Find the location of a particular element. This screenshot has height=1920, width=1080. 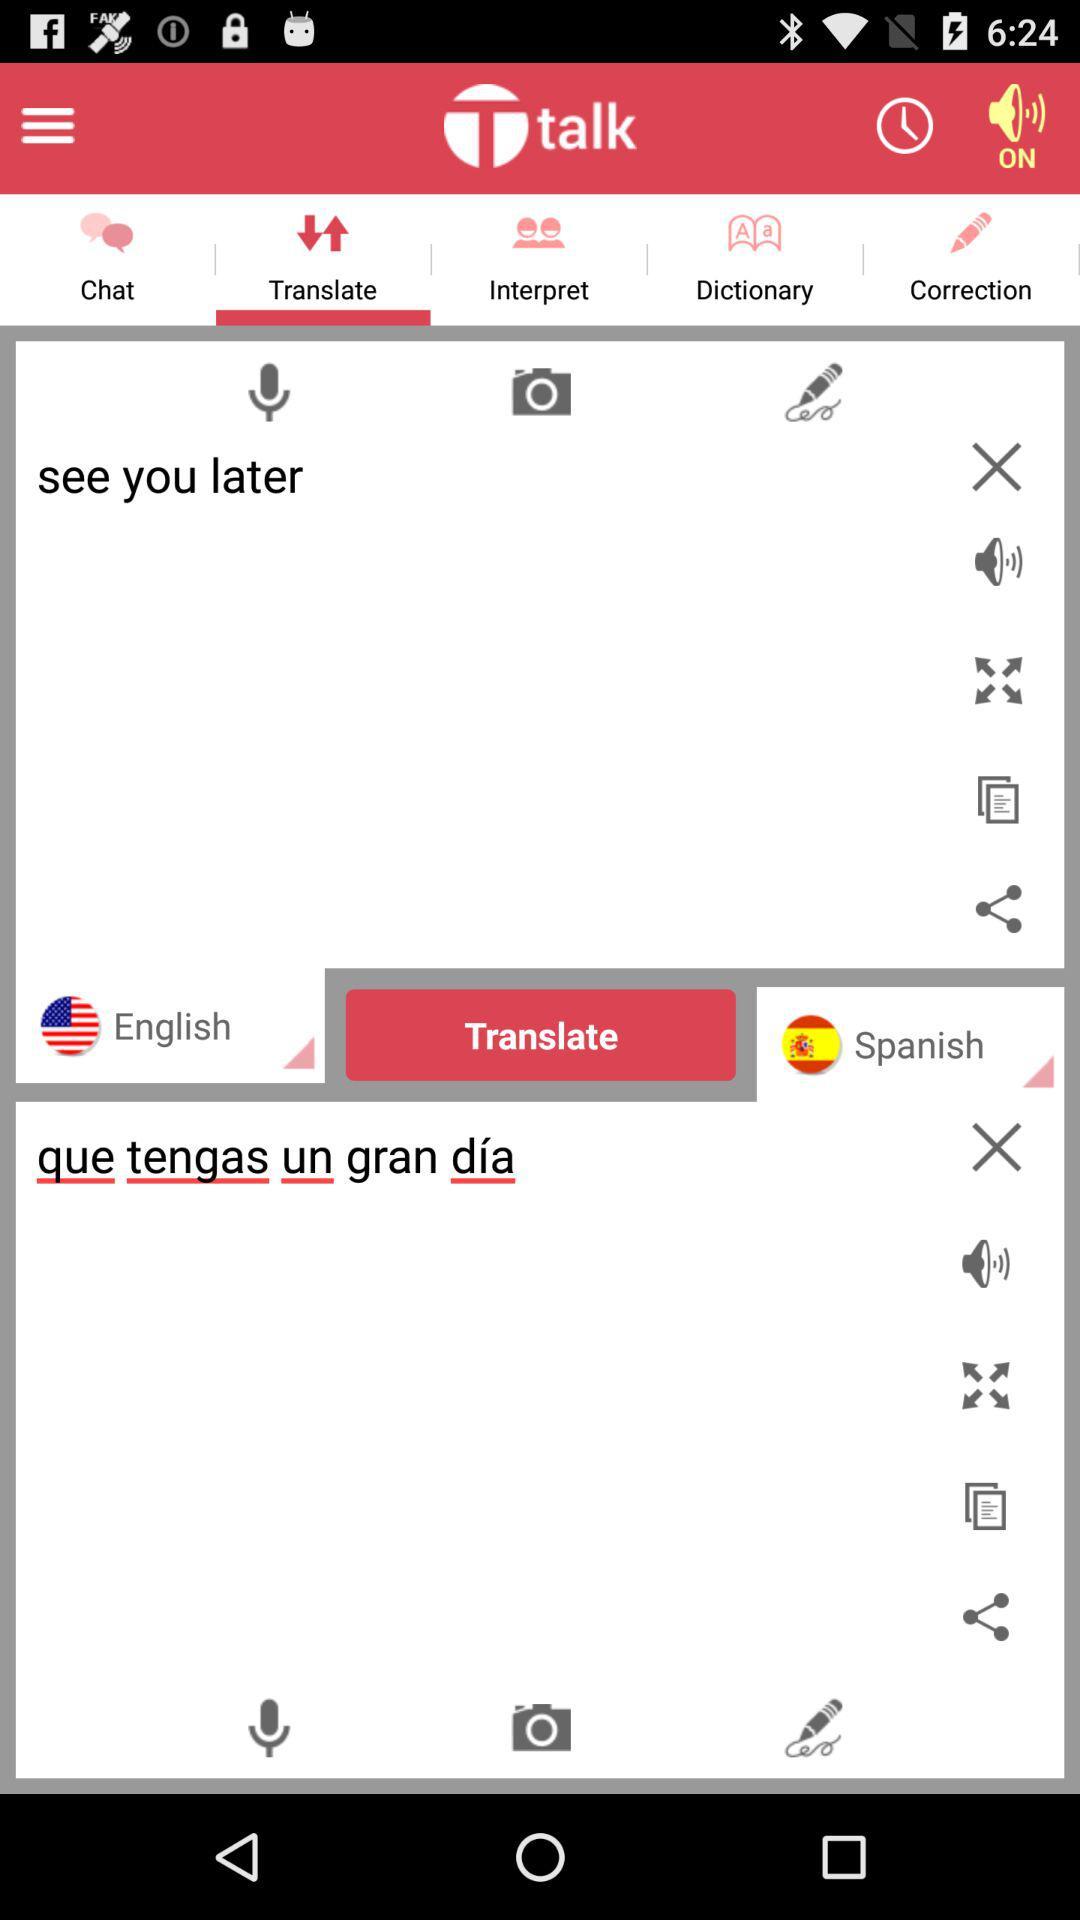

use your microphone to record is located at coordinates (267, 1726).